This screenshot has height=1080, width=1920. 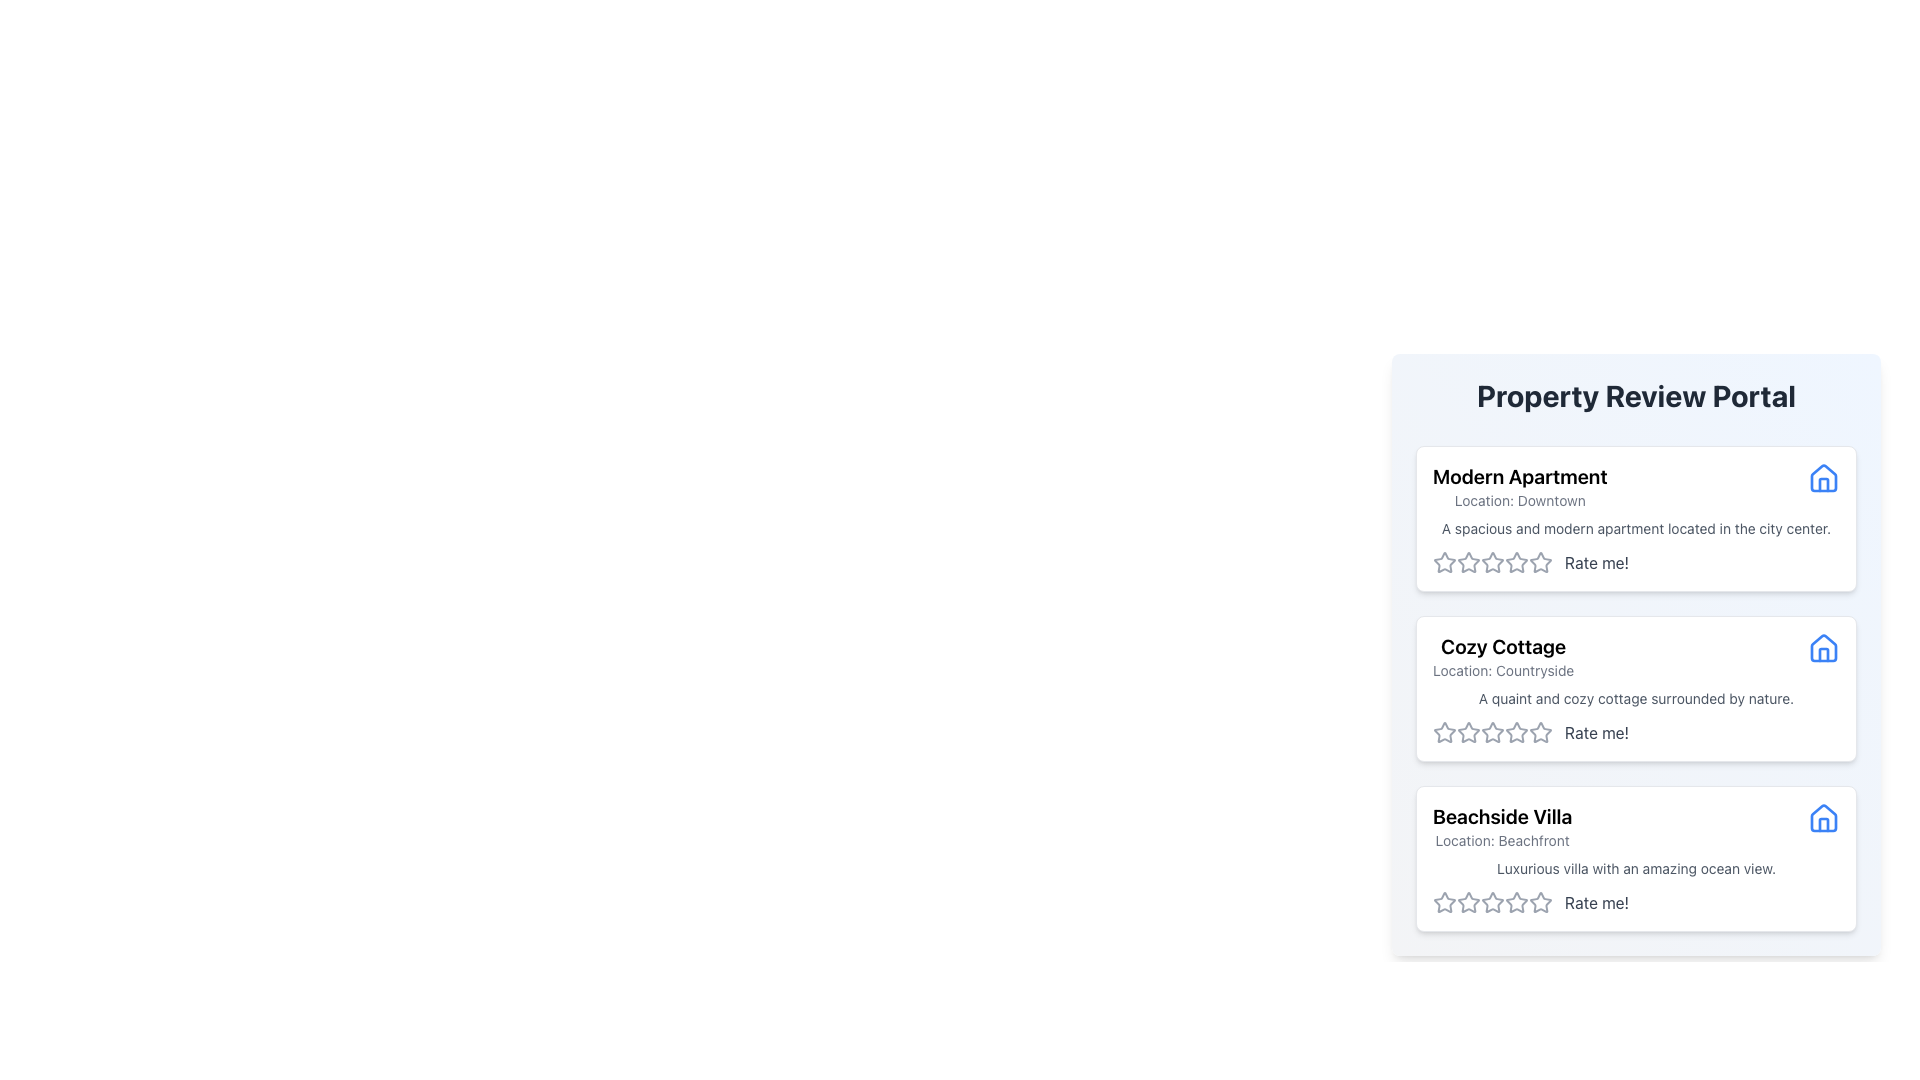 What do you see at coordinates (1516, 732) in the screenshot?
I see `the fourth star in the rating widget of the 'Cozy Cottage' property card` at bounding box center [1516, 732].